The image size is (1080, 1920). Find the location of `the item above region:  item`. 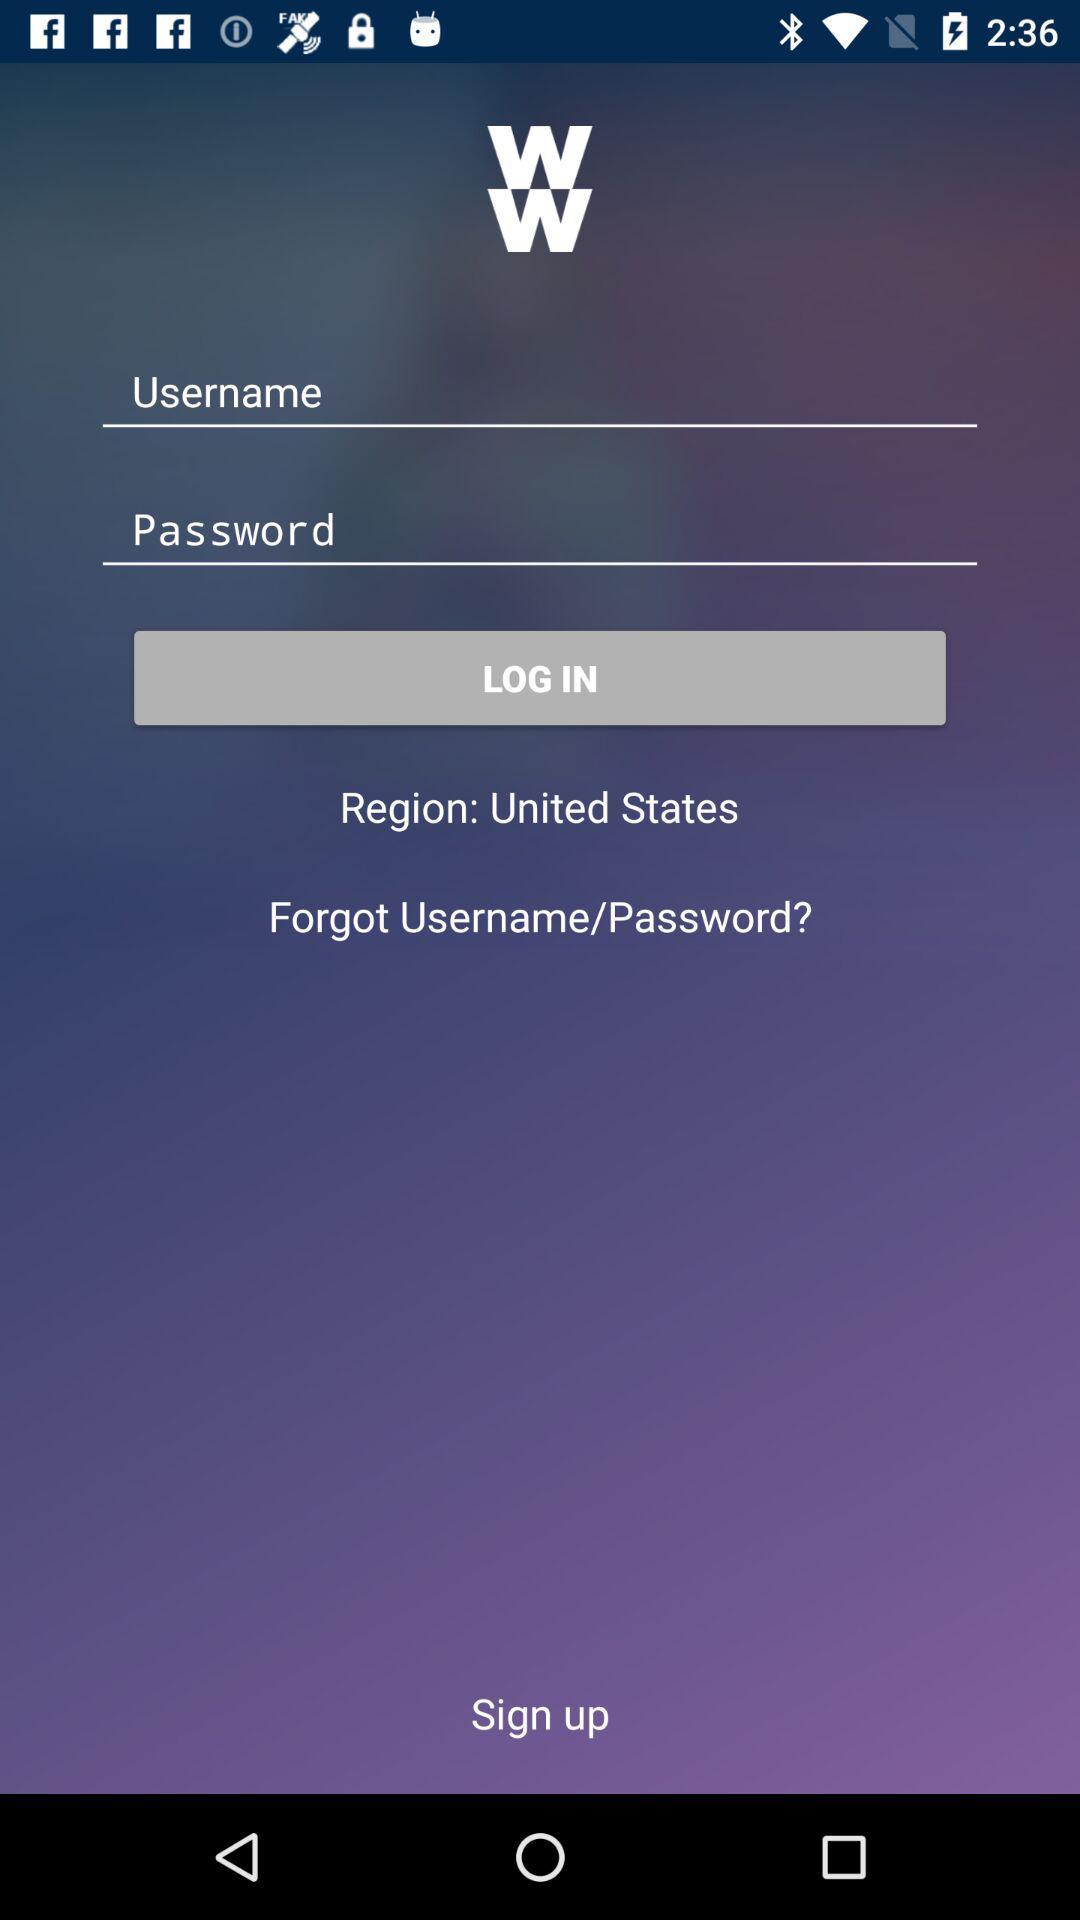

the item above region:  item is located at coordinates (540, 677).